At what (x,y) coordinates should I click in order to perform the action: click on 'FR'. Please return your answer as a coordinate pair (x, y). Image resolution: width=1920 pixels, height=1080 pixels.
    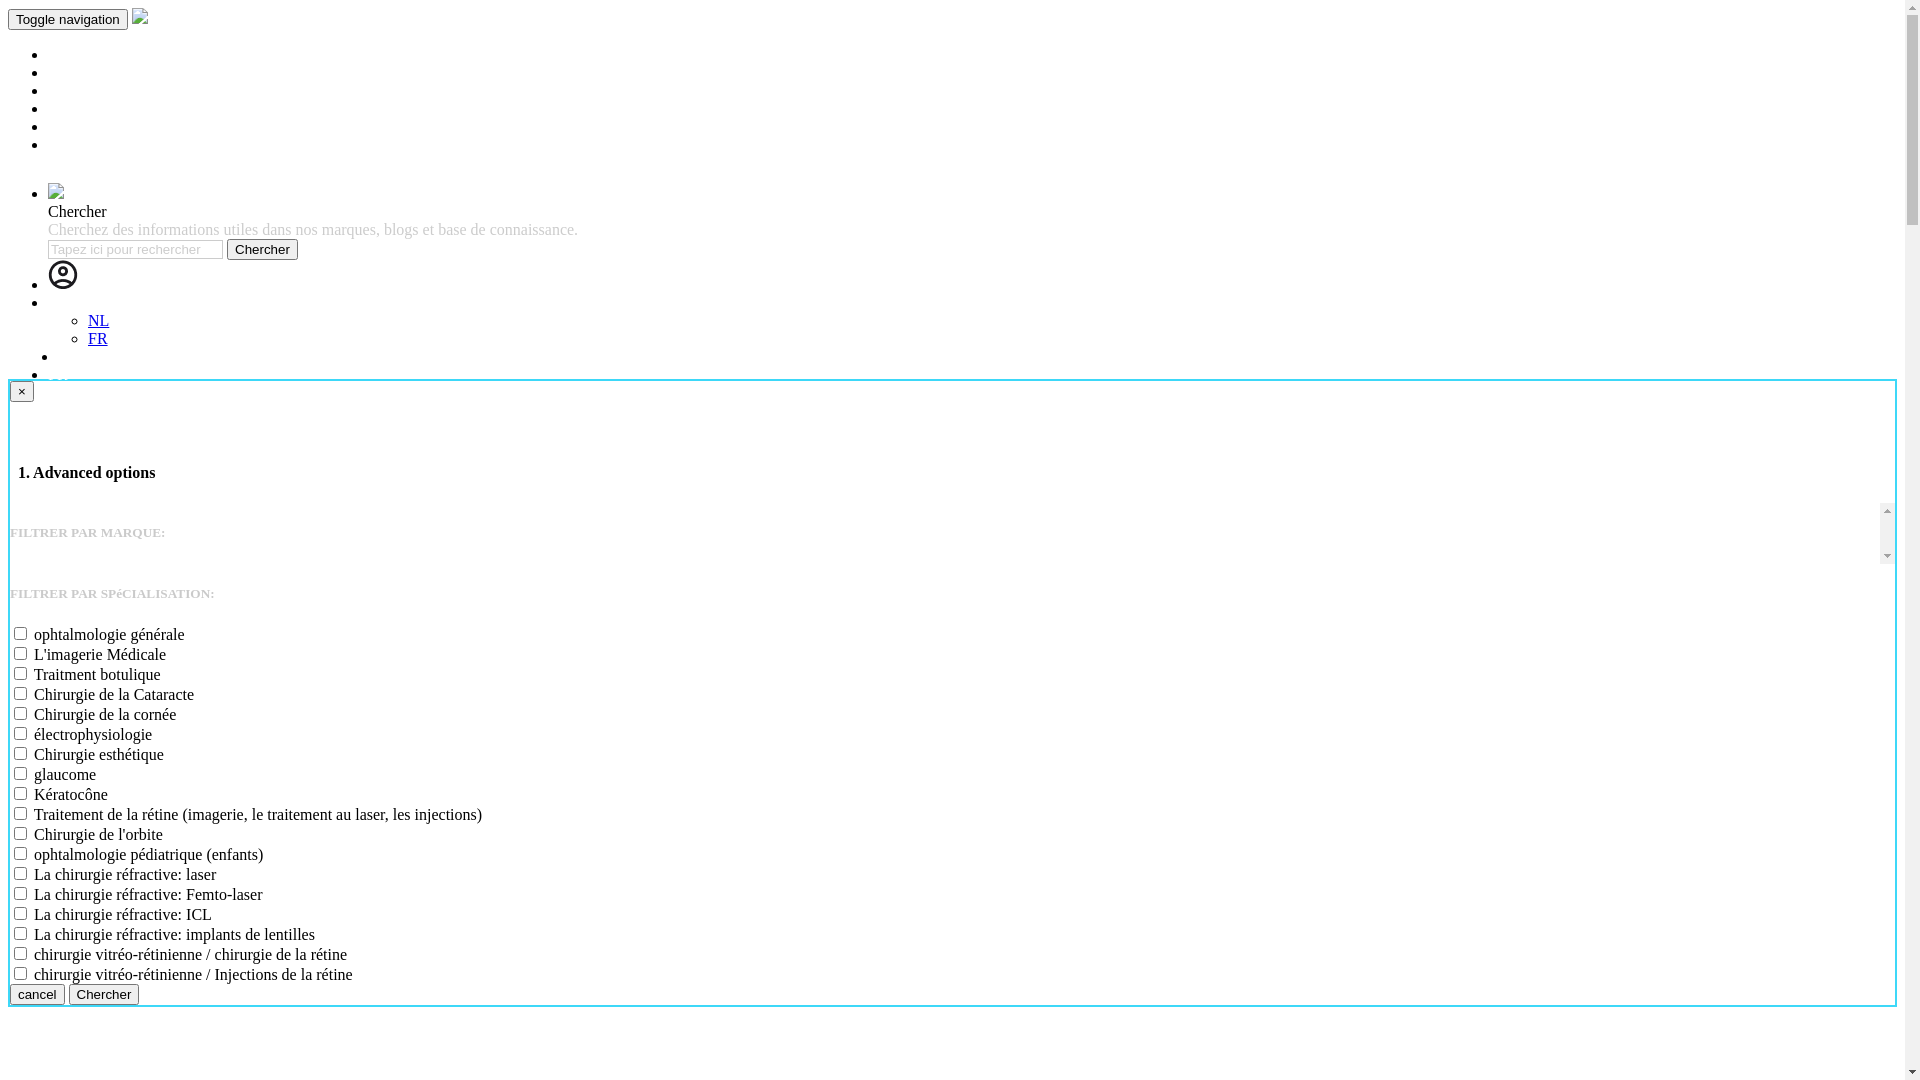
    Looking at the image, I should click on (96, 337).